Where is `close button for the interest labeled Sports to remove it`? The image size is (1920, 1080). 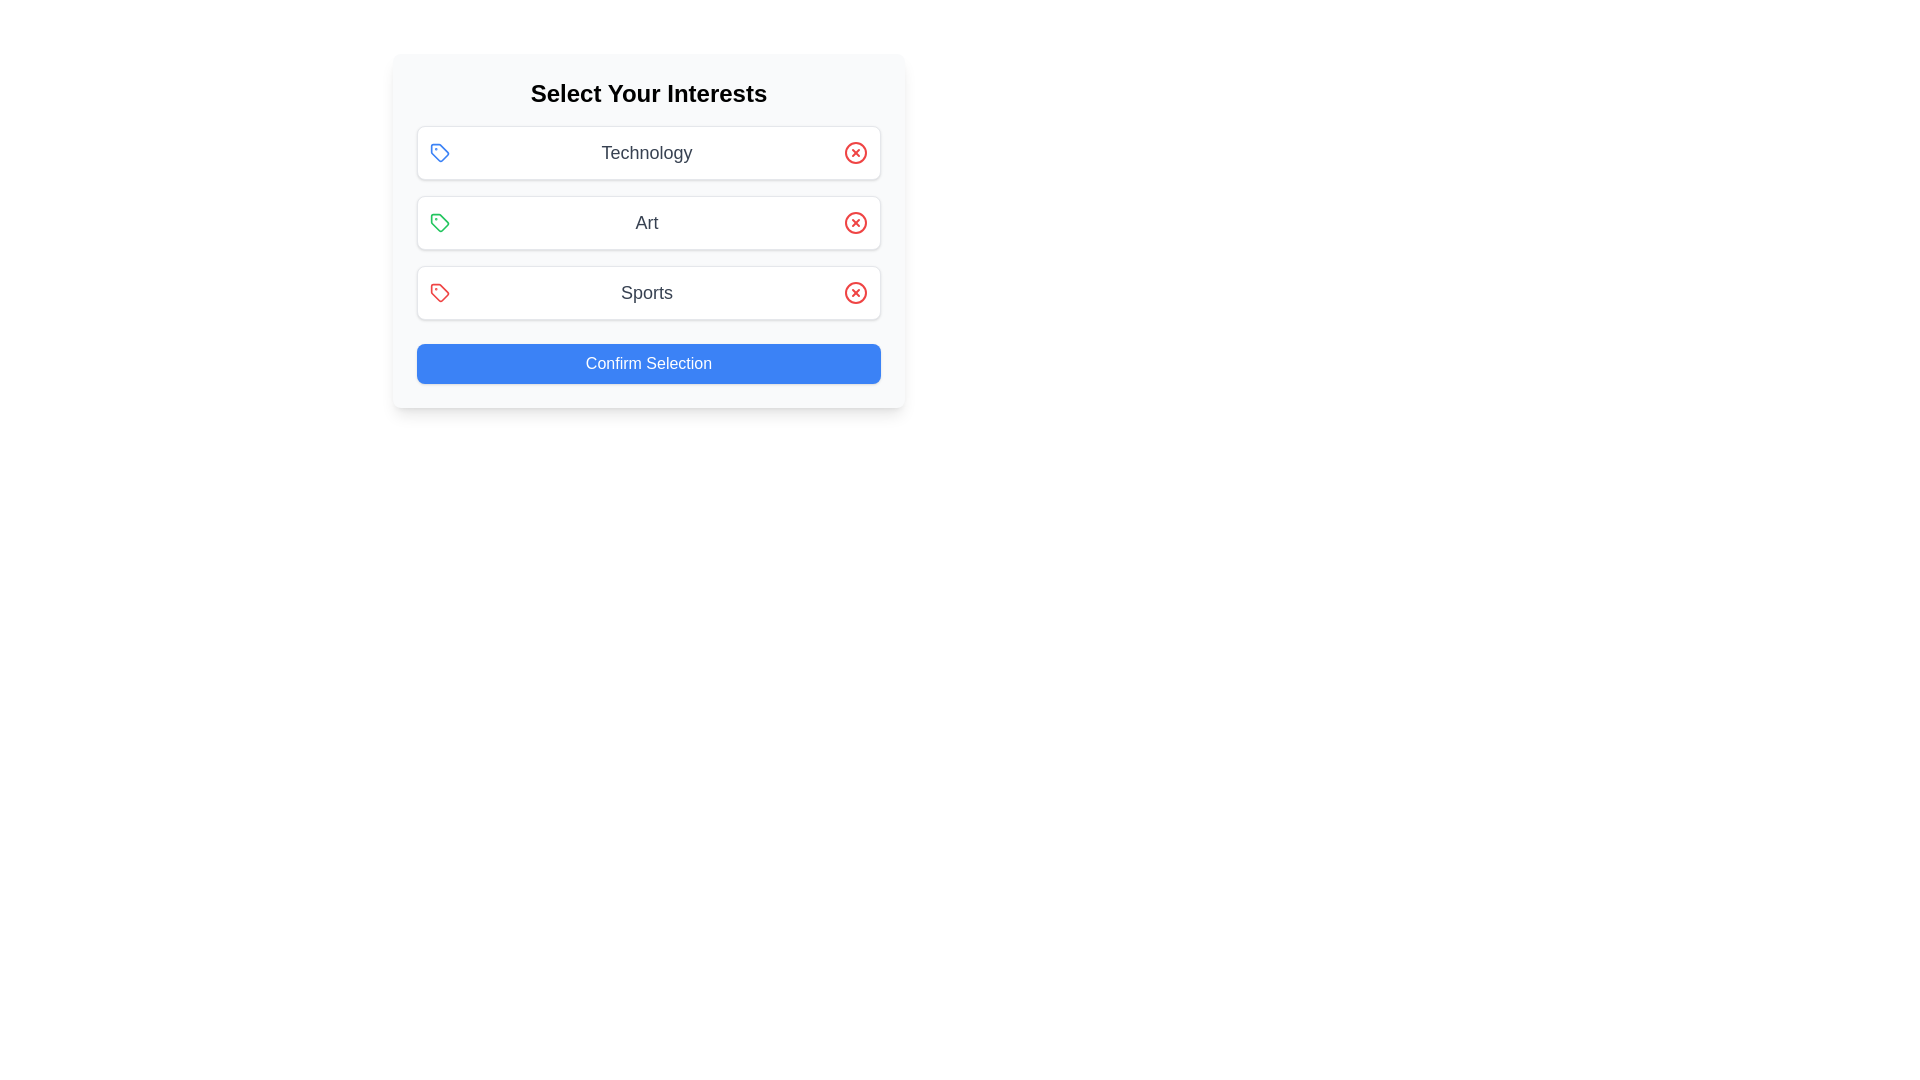 close button for the interest labeled Sports to remove it is located at coordinates (855, 293).